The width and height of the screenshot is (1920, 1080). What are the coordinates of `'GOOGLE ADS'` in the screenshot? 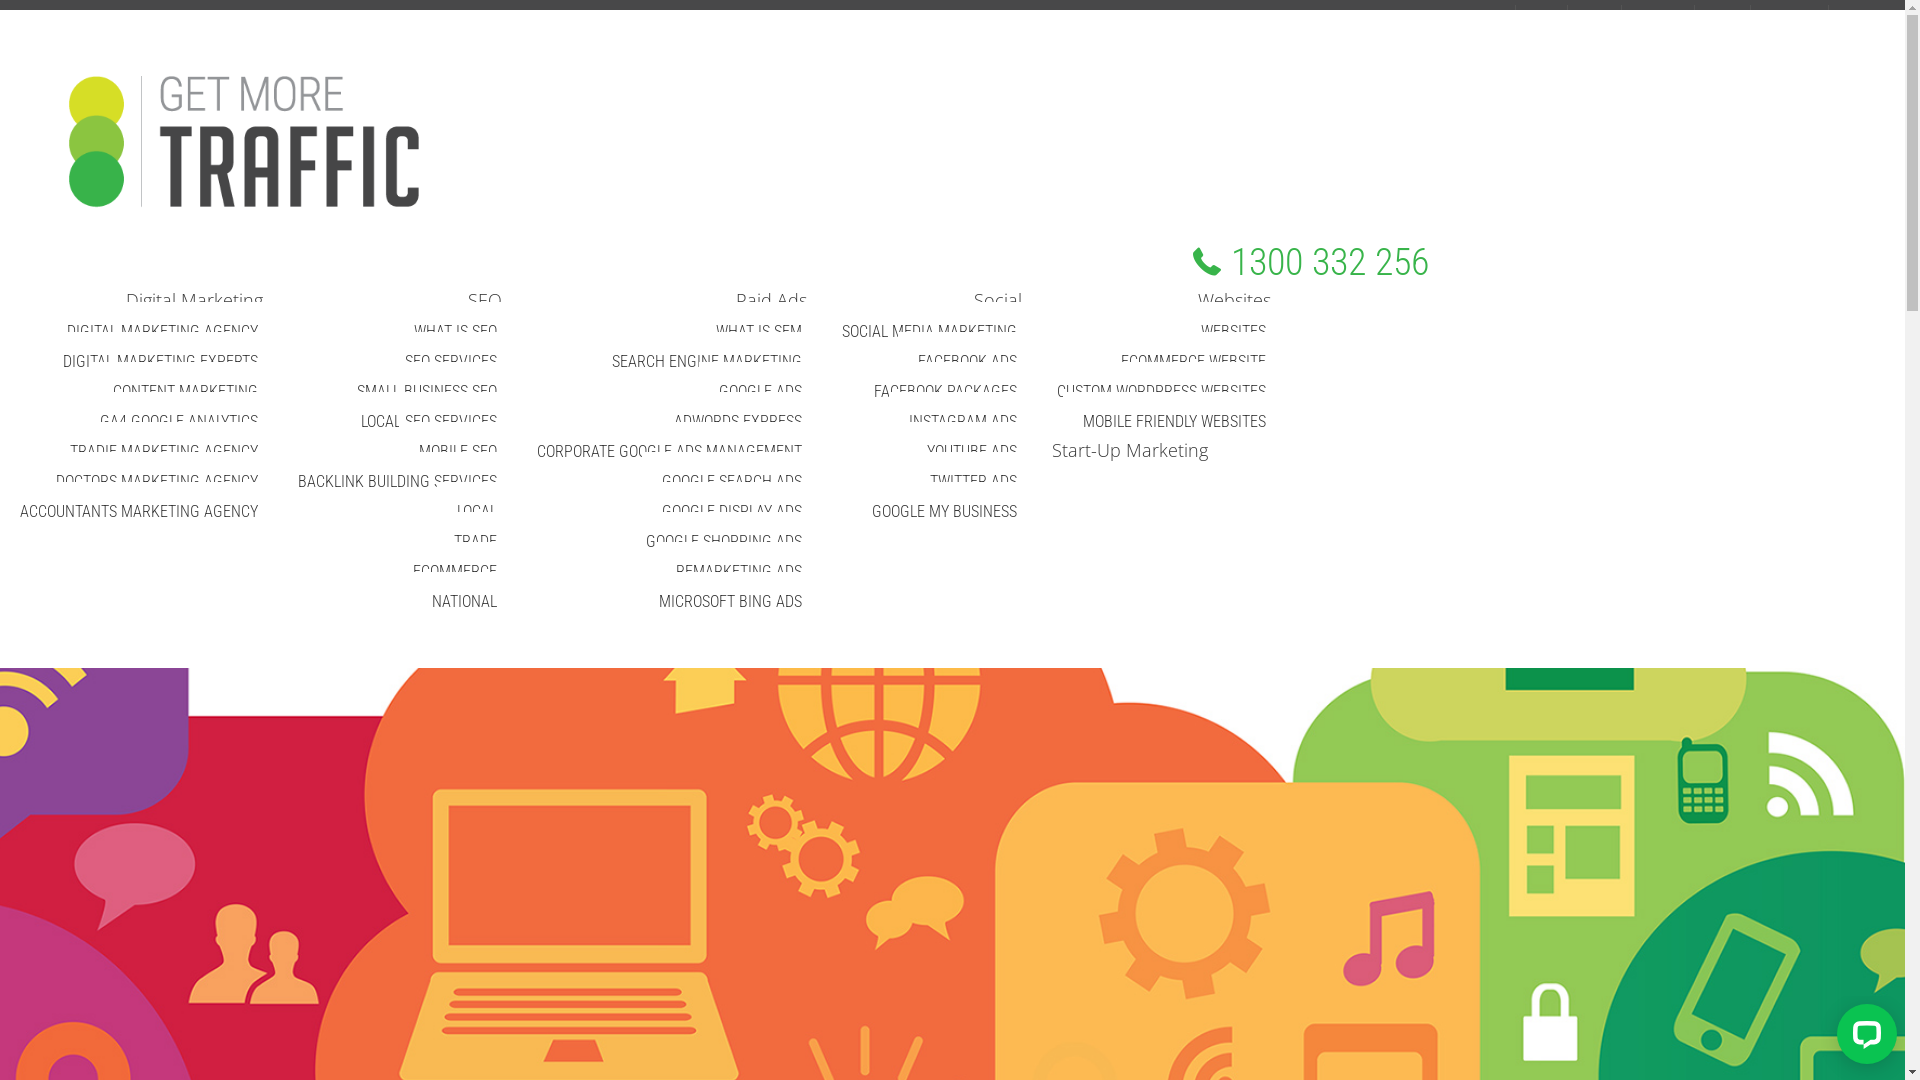 It's located at (759, 391).